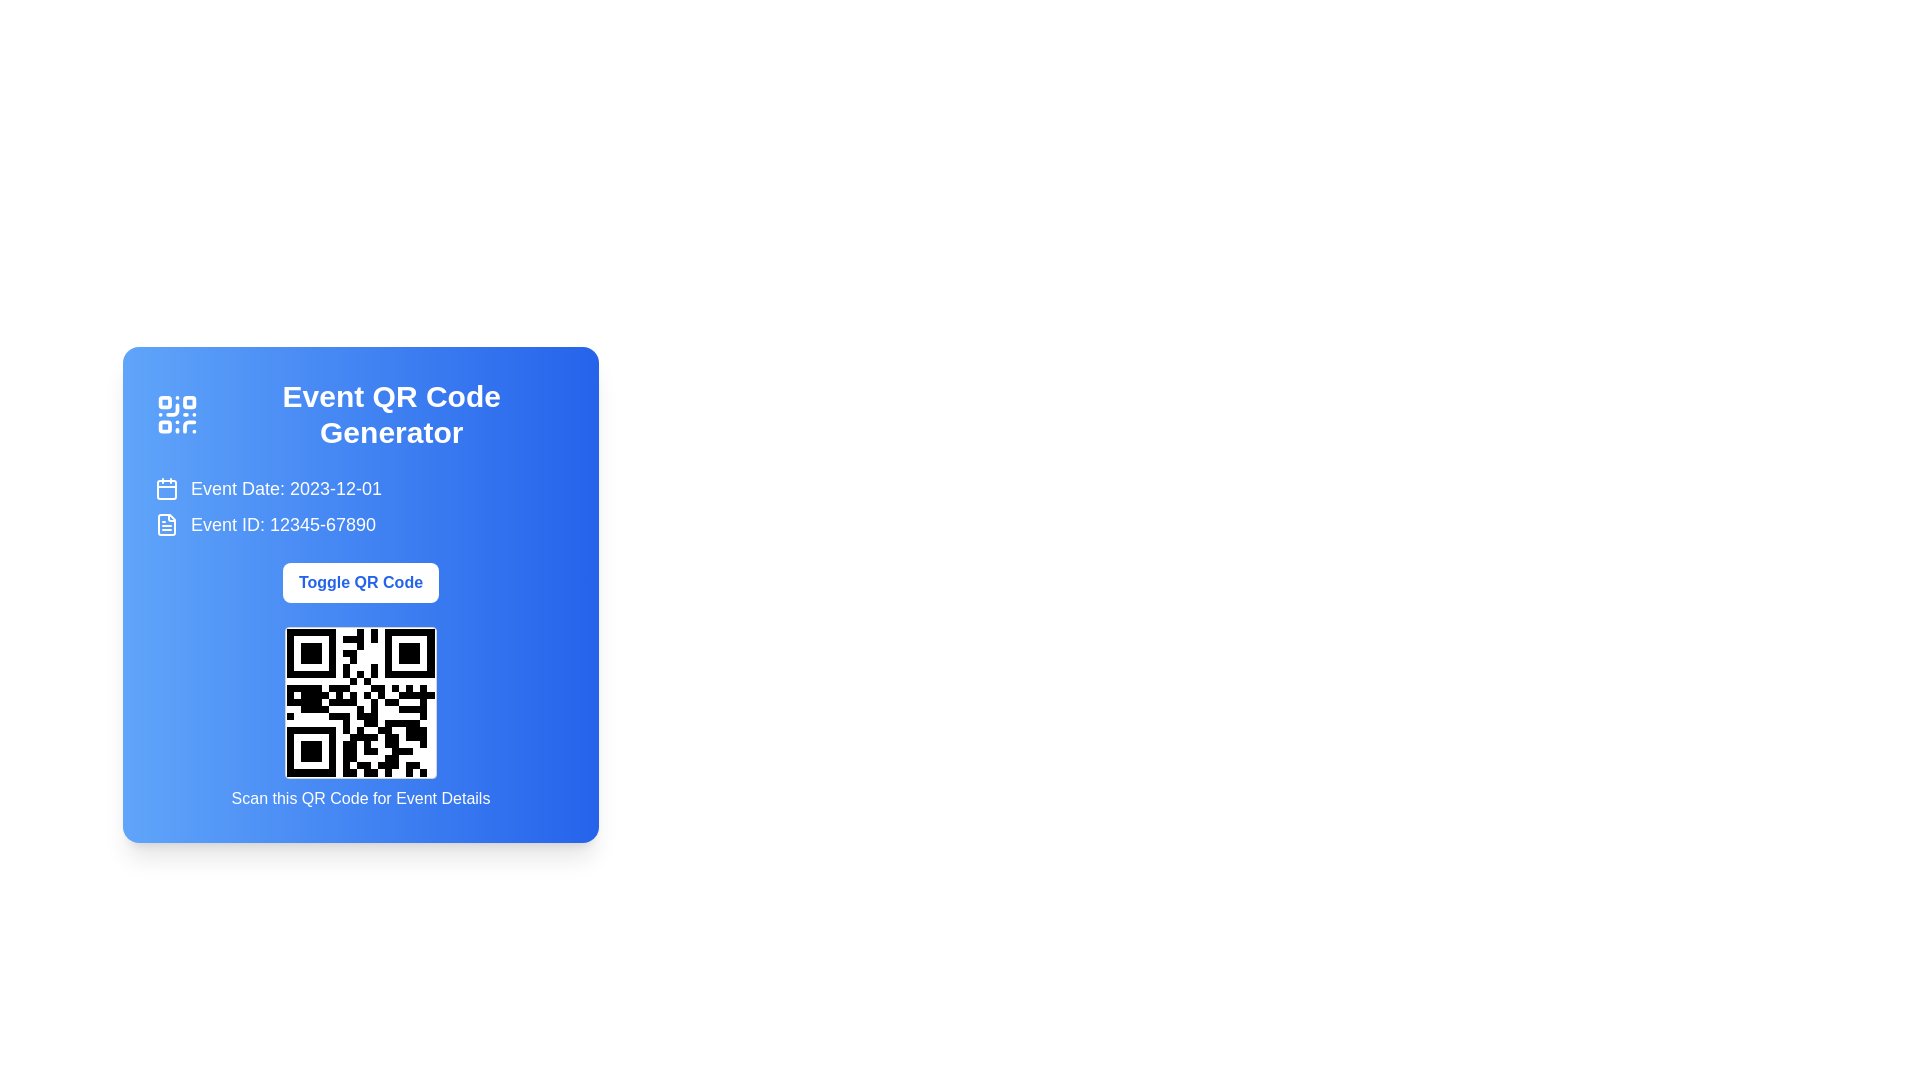 Image resolution: width=1920 pixels, height=1080 pixels. Describe the element at coordinates (285, 489) in the screenshot. I see `the static text element displaying 'Event Date: 2023-12-01', which is styled with a larger text size and is positioned next to a calendar icon` at that location.